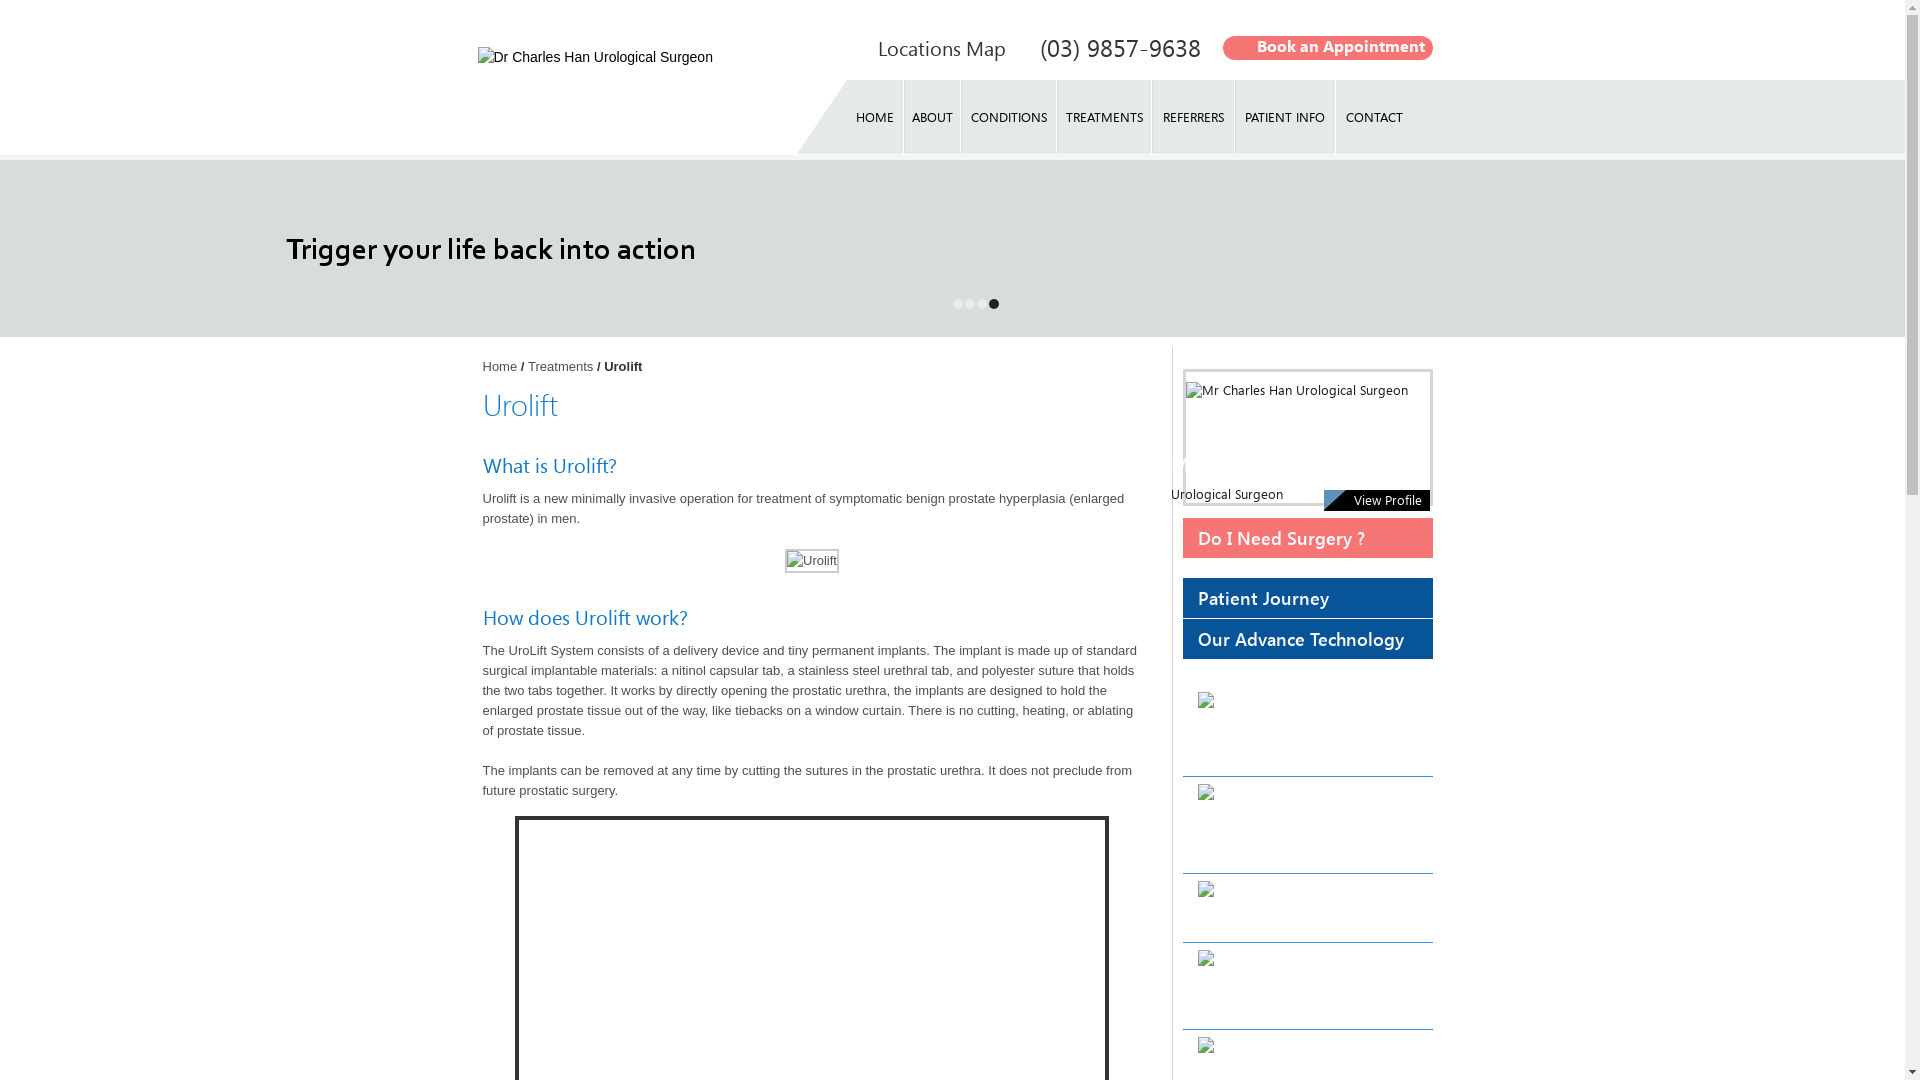  I want to click on 'REFERRERS', so click(1193, 116).